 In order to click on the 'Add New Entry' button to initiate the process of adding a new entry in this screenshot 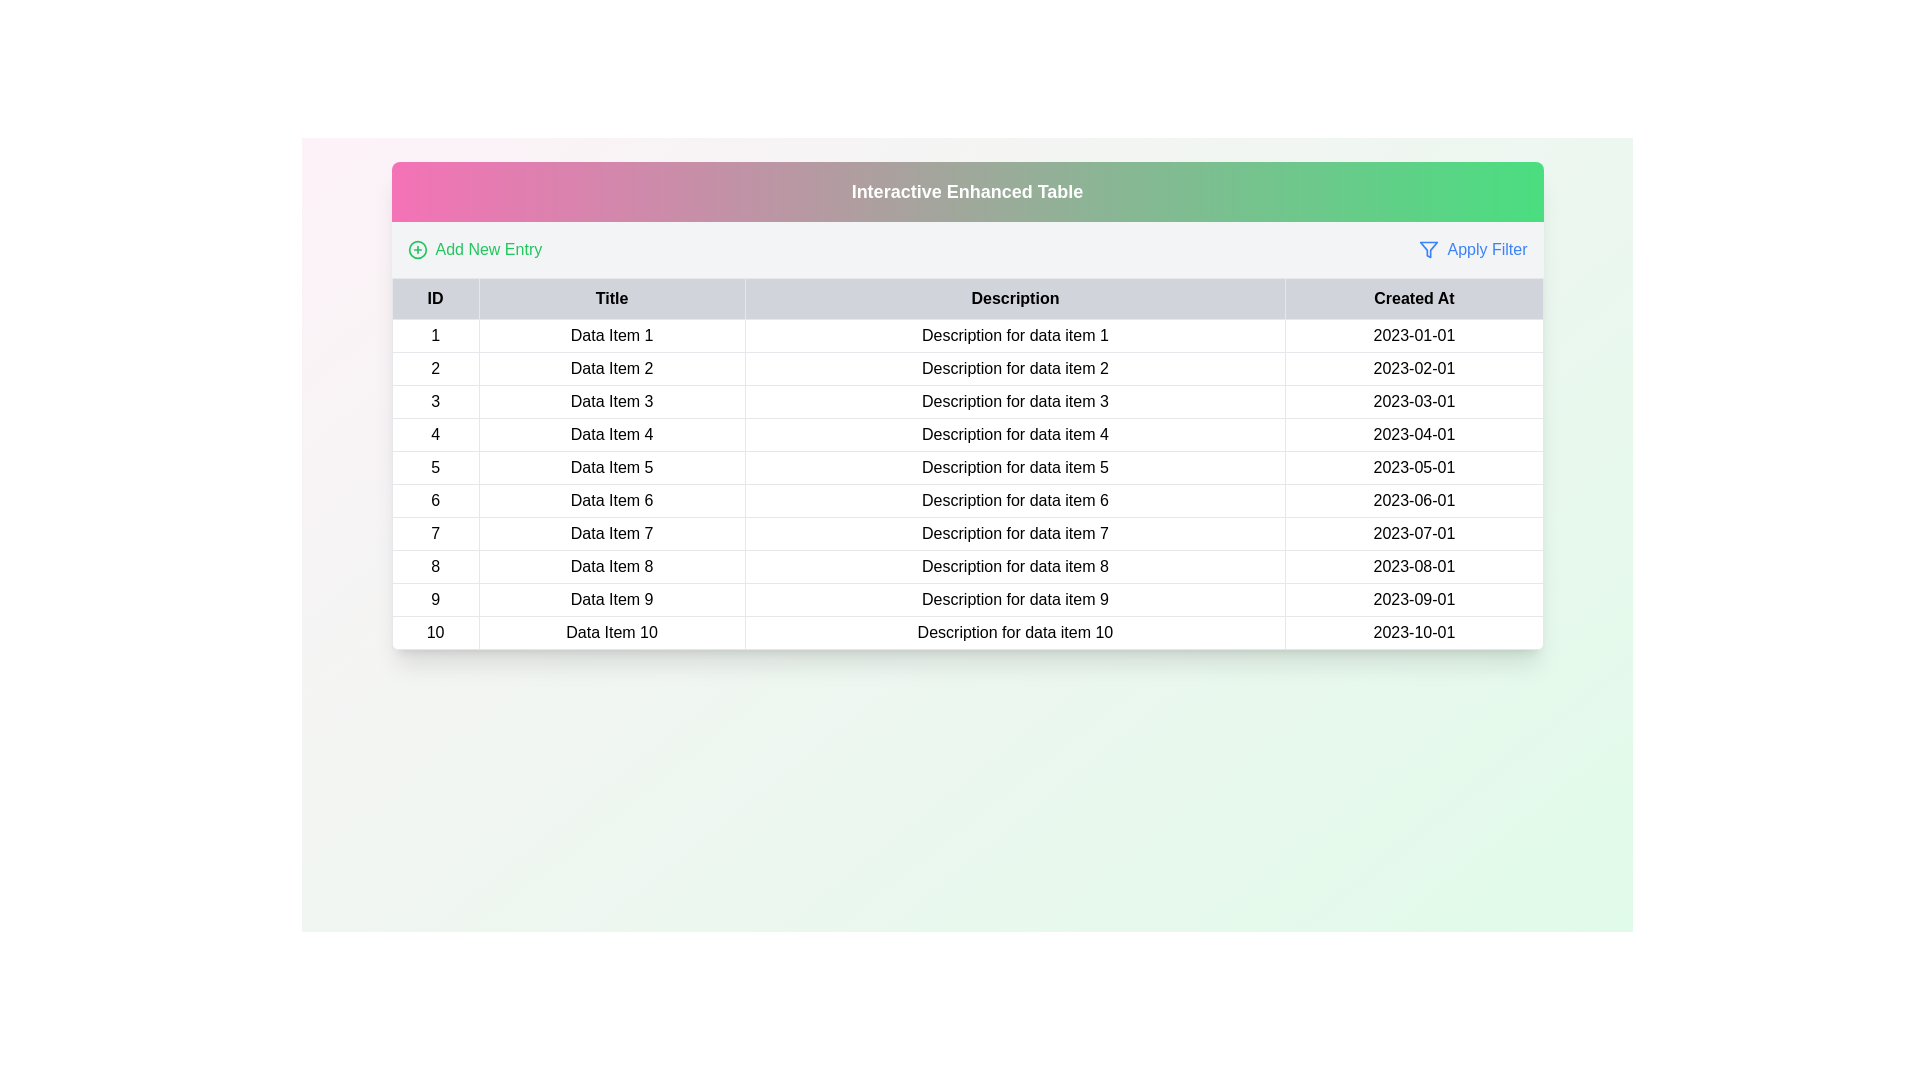, I will do `click(473, 249)`.